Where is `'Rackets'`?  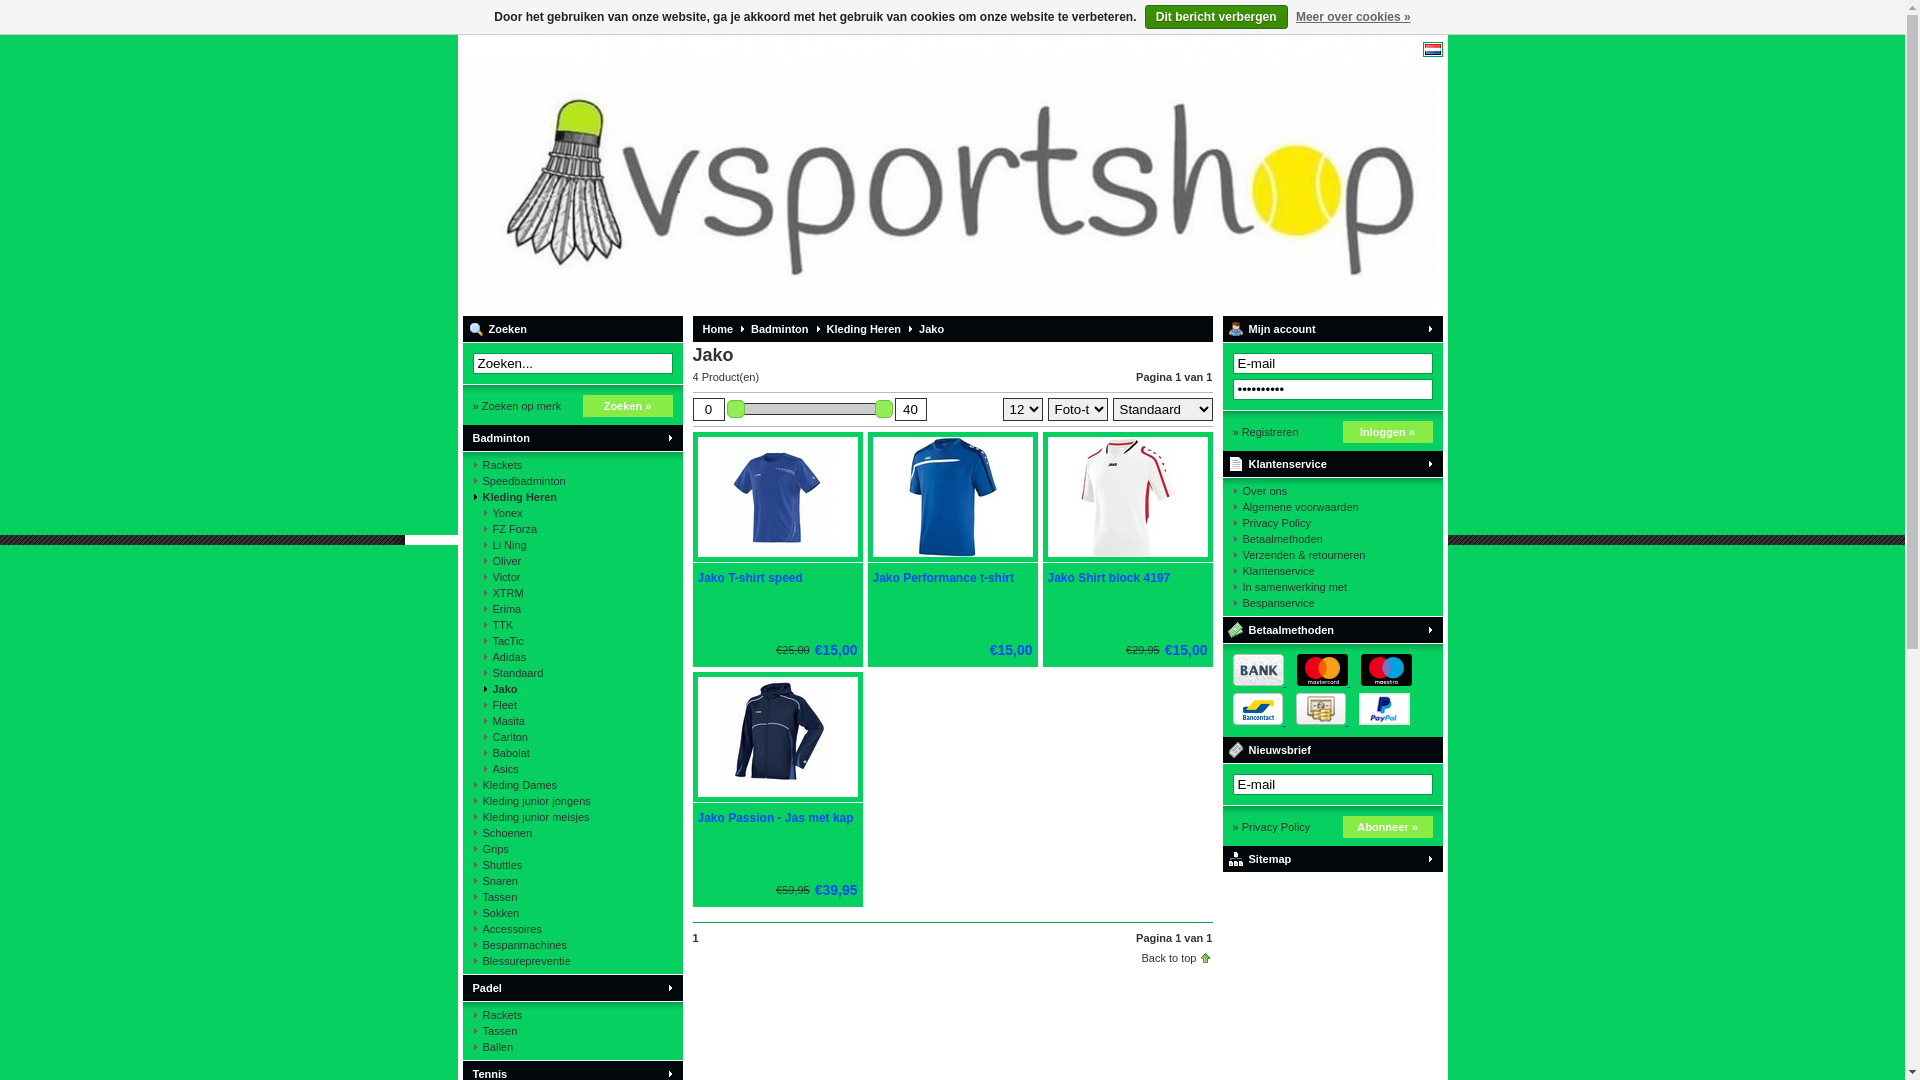
'Rackets' is located at coordinates (570, 465).